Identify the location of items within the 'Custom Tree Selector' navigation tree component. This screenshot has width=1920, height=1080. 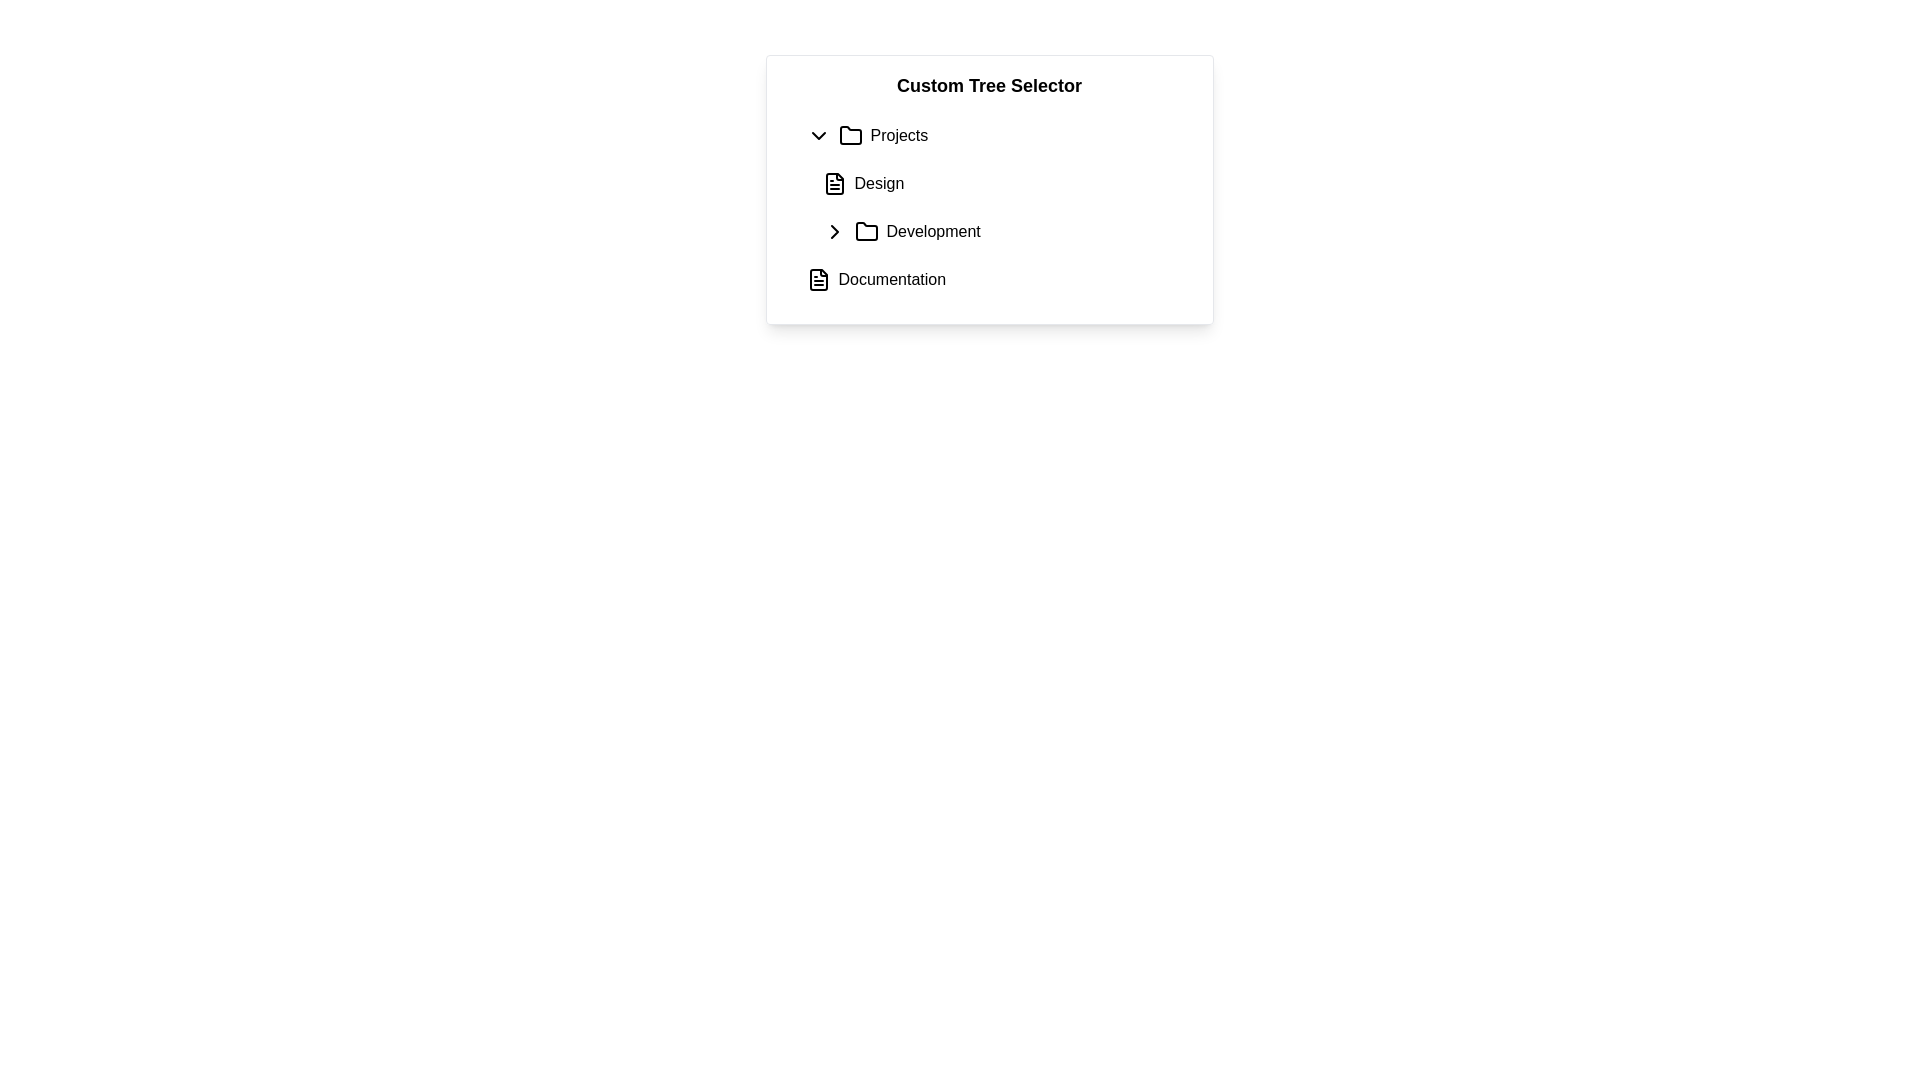
(989, 189).